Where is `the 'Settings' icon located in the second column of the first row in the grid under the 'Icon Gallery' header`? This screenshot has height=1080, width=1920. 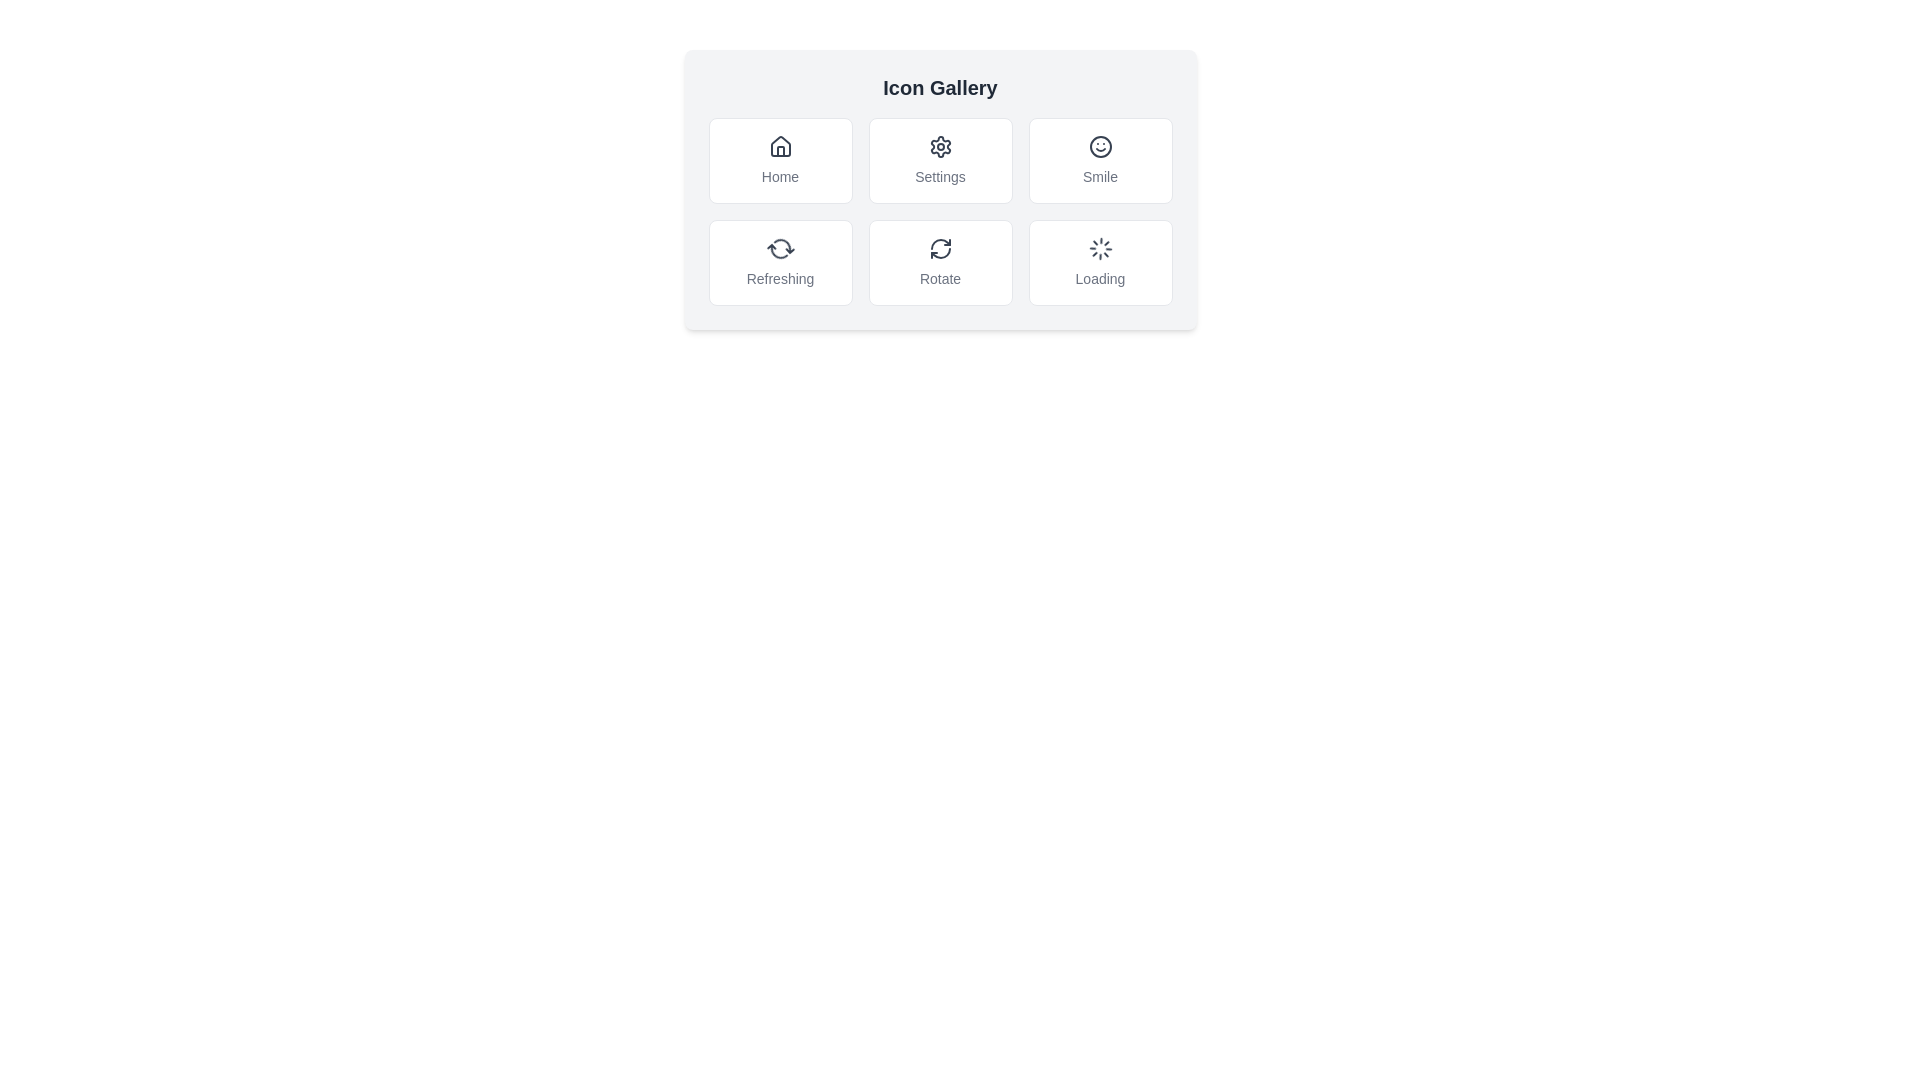 the 'Settings' icon located in the second column of the first row in the grid under the 'Icon Gallery' header is located at coordinates (939, 145).